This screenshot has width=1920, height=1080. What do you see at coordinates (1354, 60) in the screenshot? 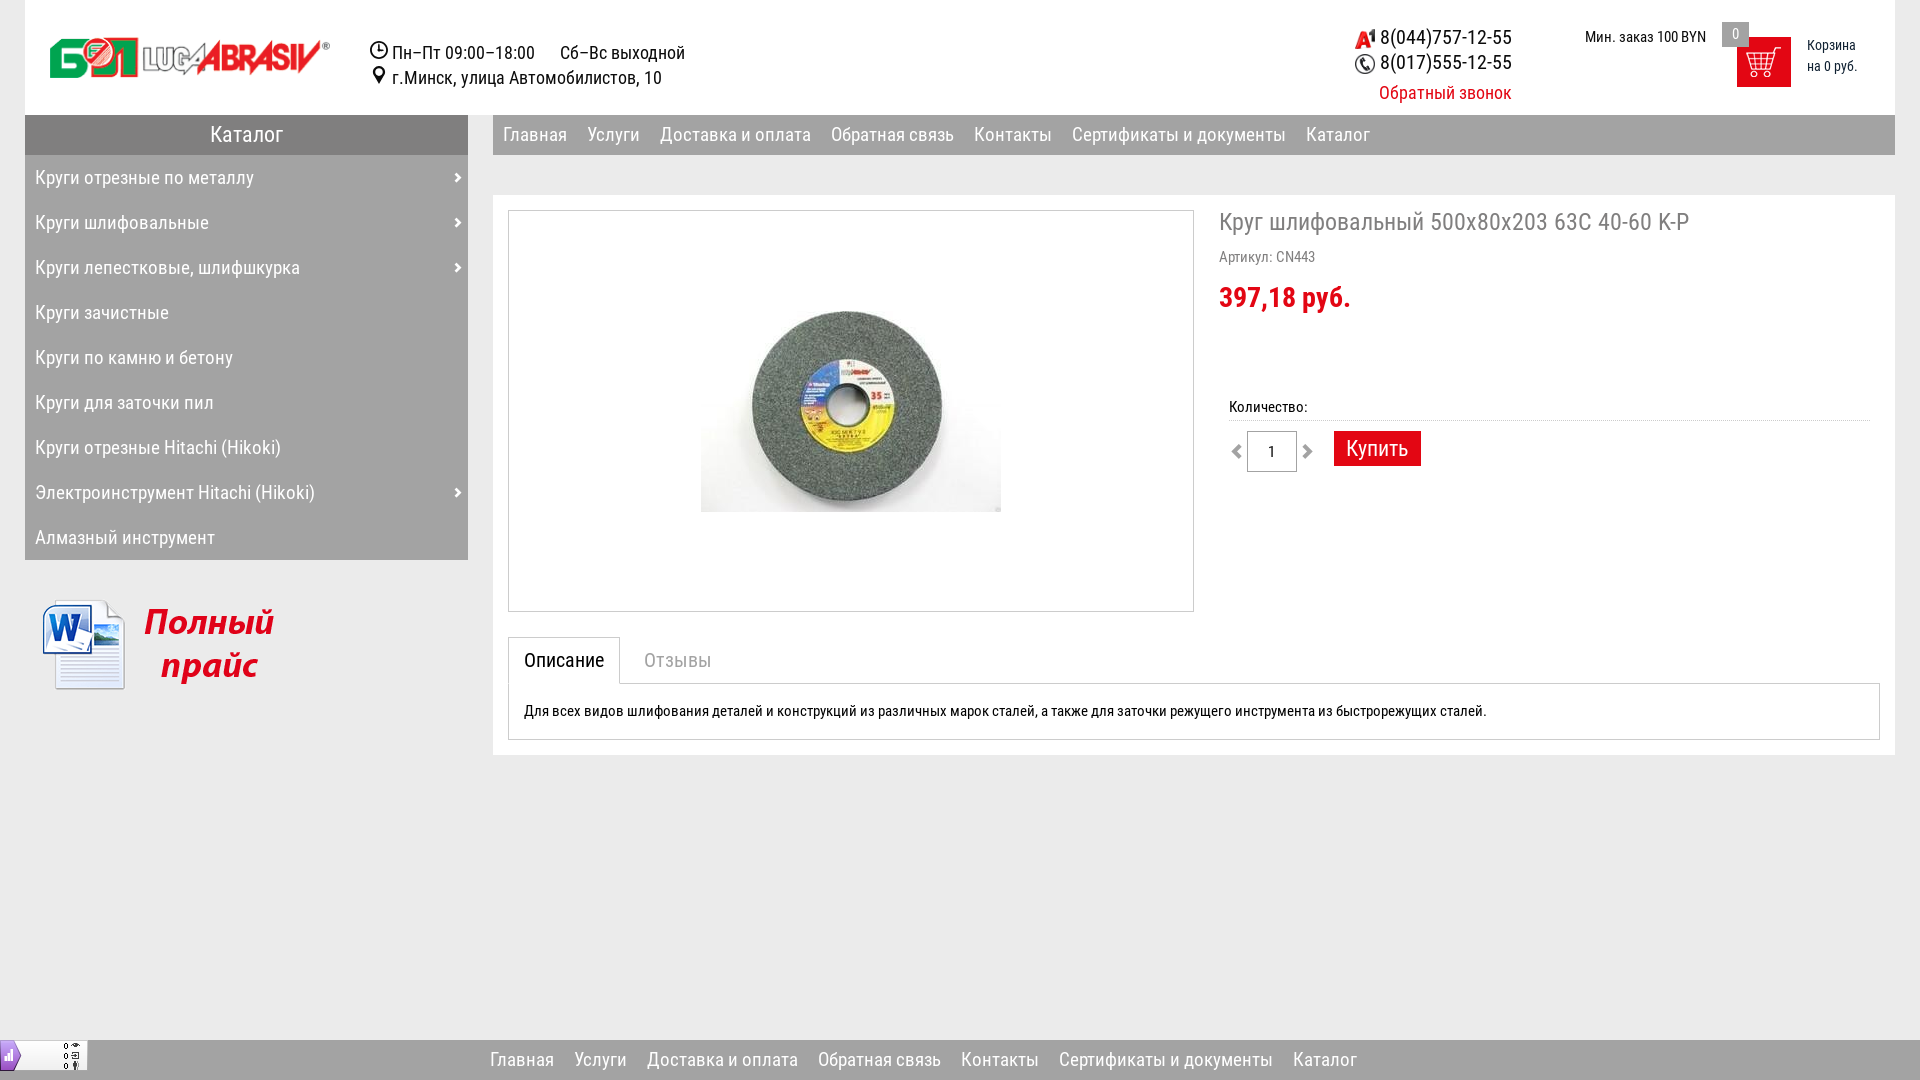
I see `'8(017)555-12-55'` at bounding box center [1354, 60].